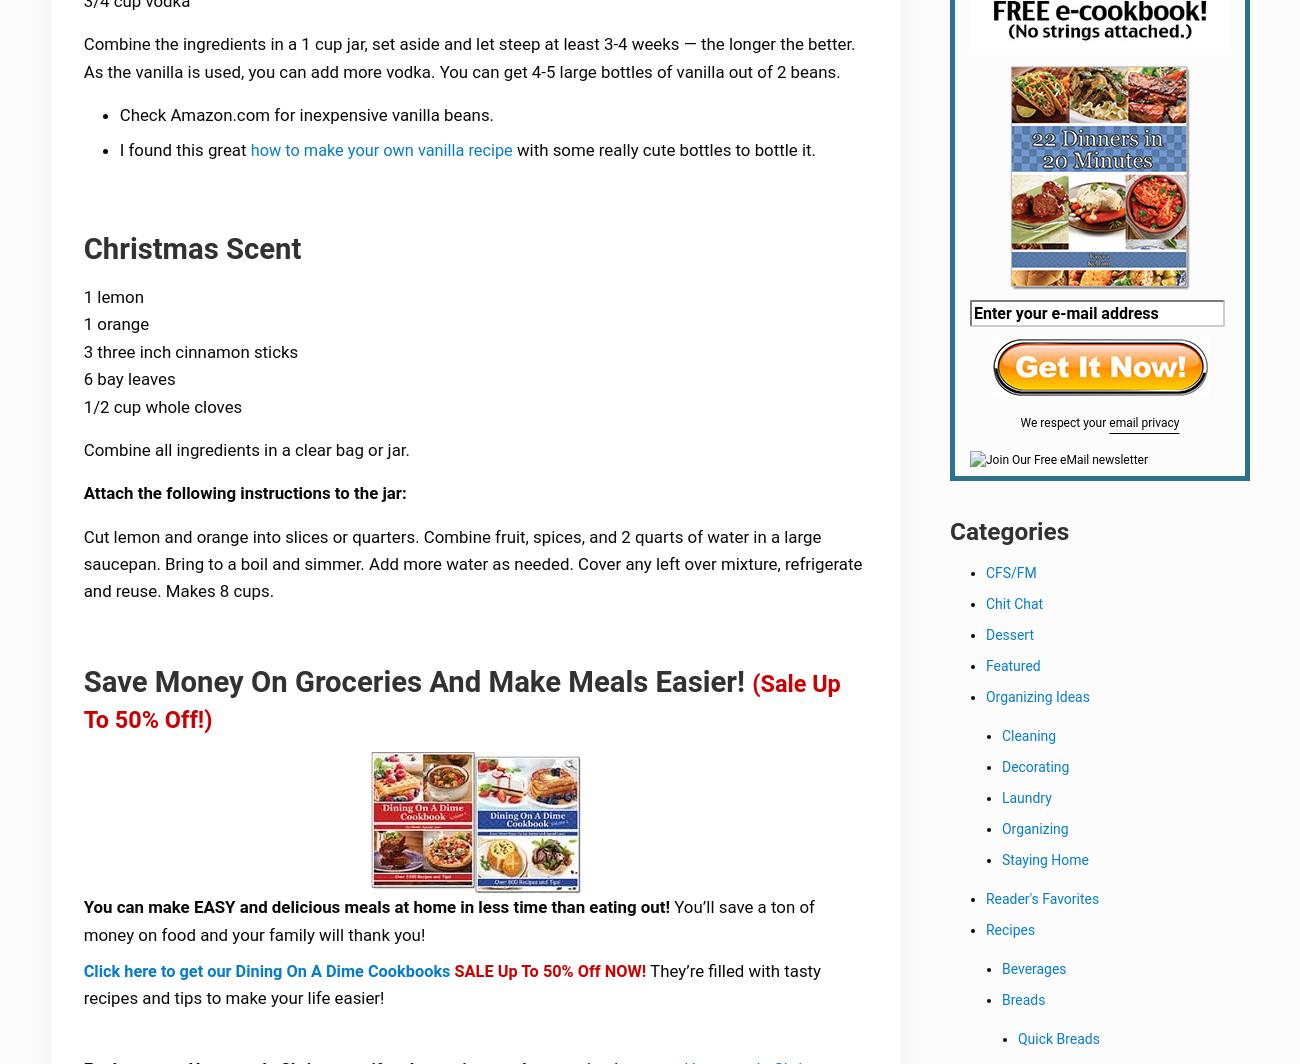  I want to click on 'You’ll save a ton of money on food and your family will thank you!', so click(451, 926).